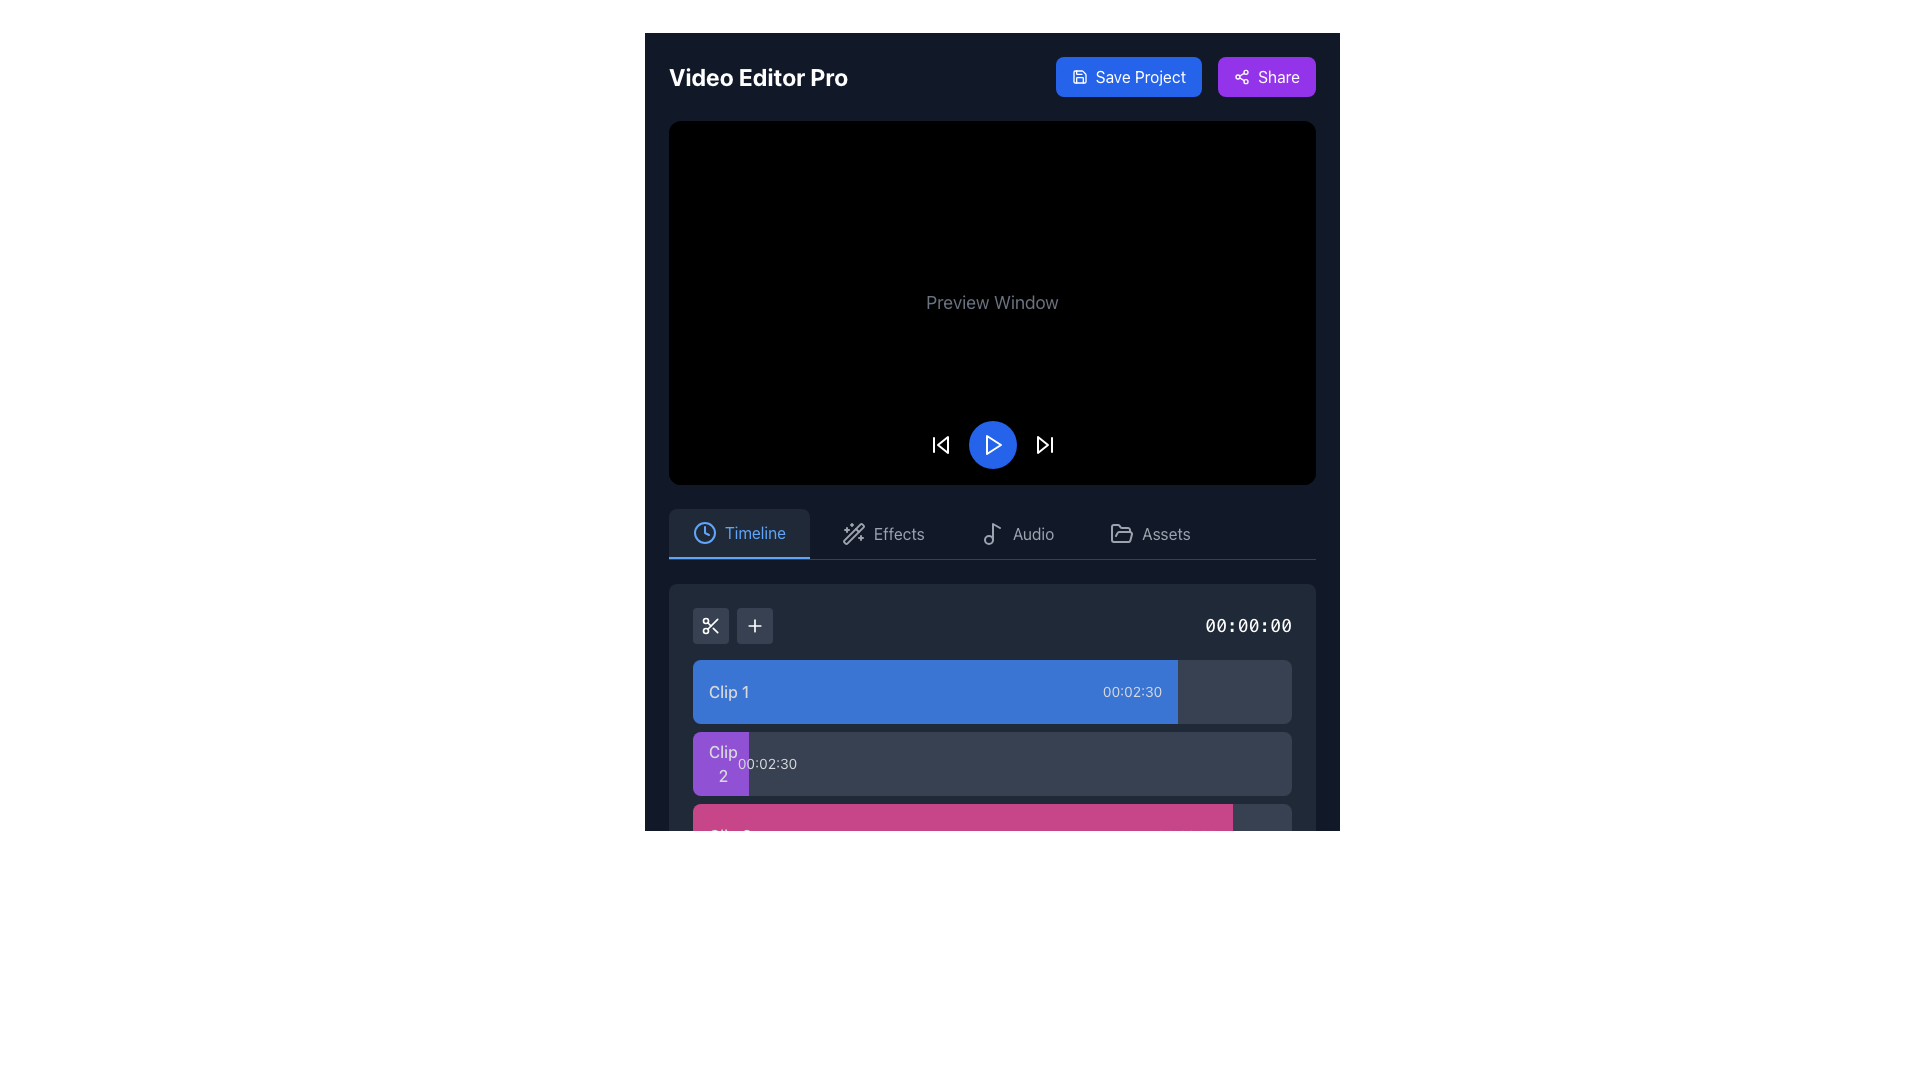 This screenshot has height=1080, width=1920. I want to click on the blue 'Save Project' button with a white save icon, located in the top-right section of the interface, so click(1128, 76).